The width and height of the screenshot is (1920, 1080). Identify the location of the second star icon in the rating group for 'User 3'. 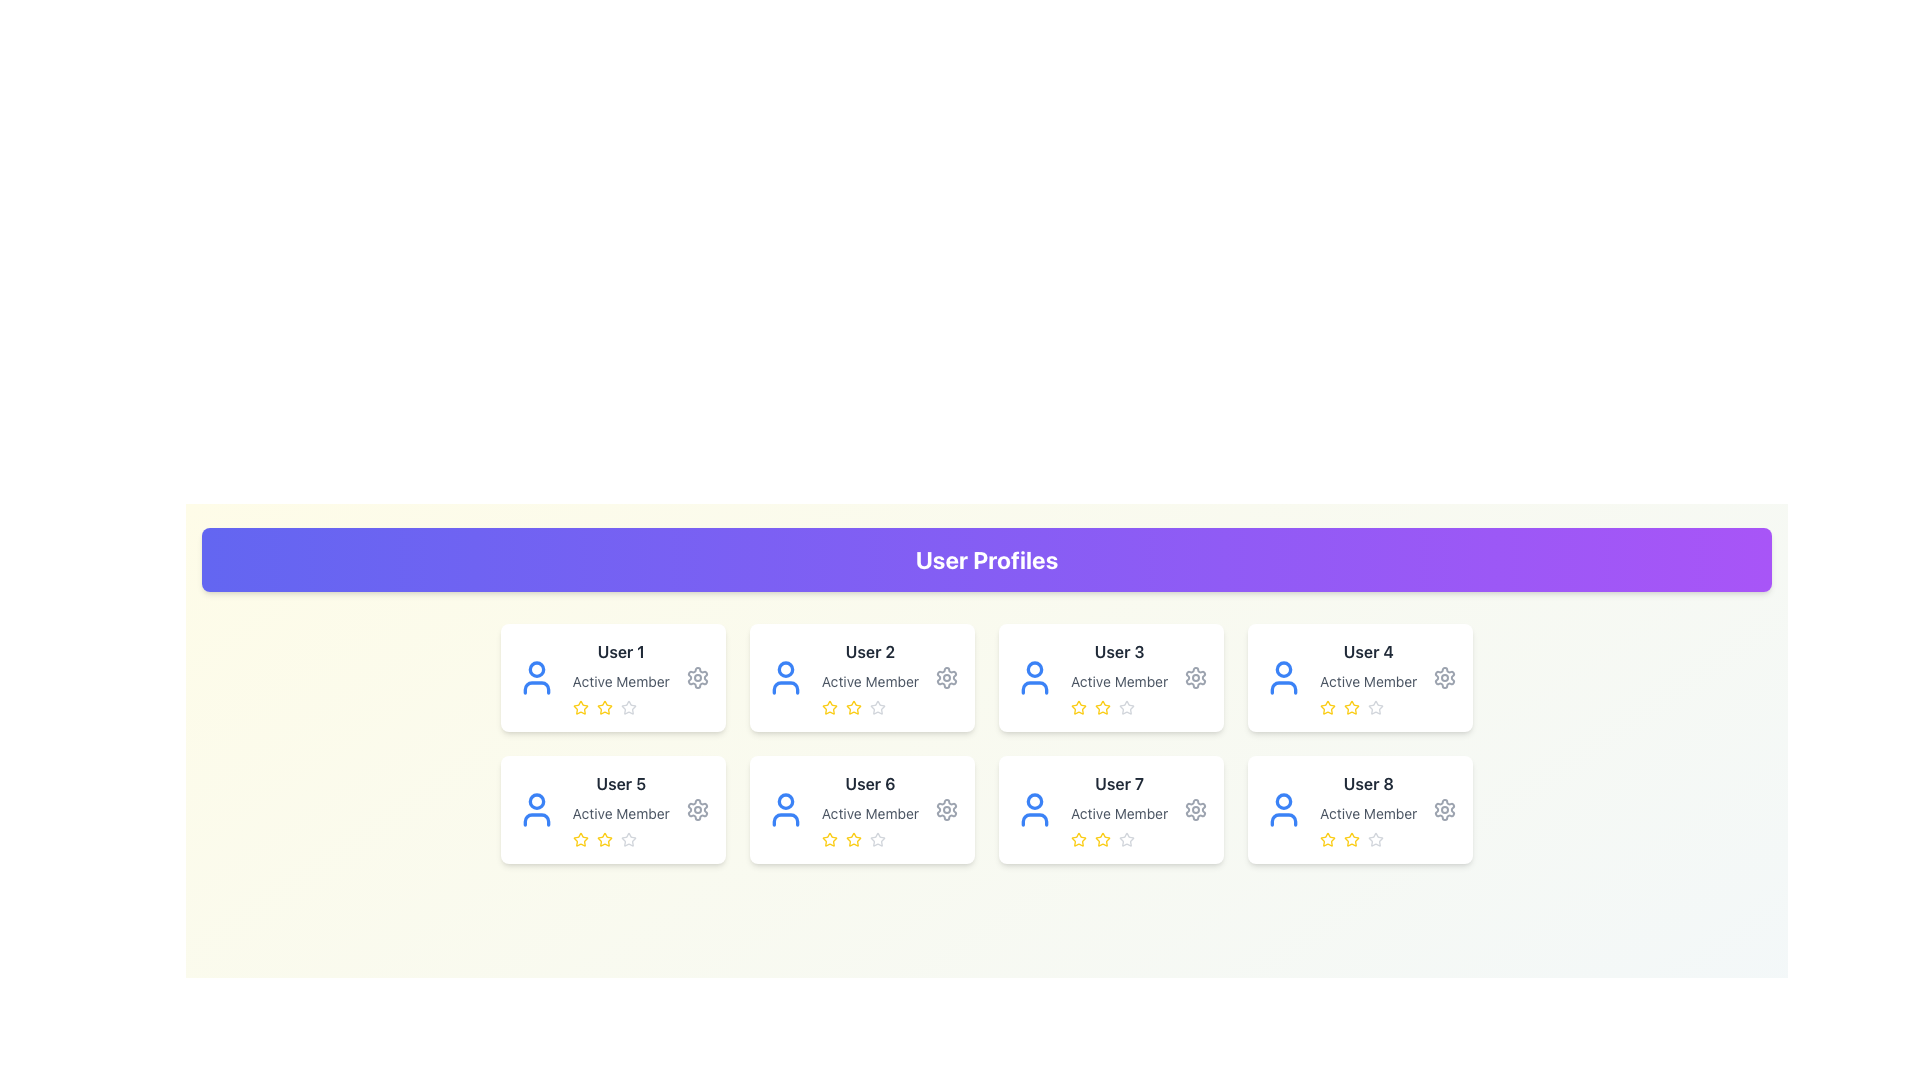
(1102, 706).